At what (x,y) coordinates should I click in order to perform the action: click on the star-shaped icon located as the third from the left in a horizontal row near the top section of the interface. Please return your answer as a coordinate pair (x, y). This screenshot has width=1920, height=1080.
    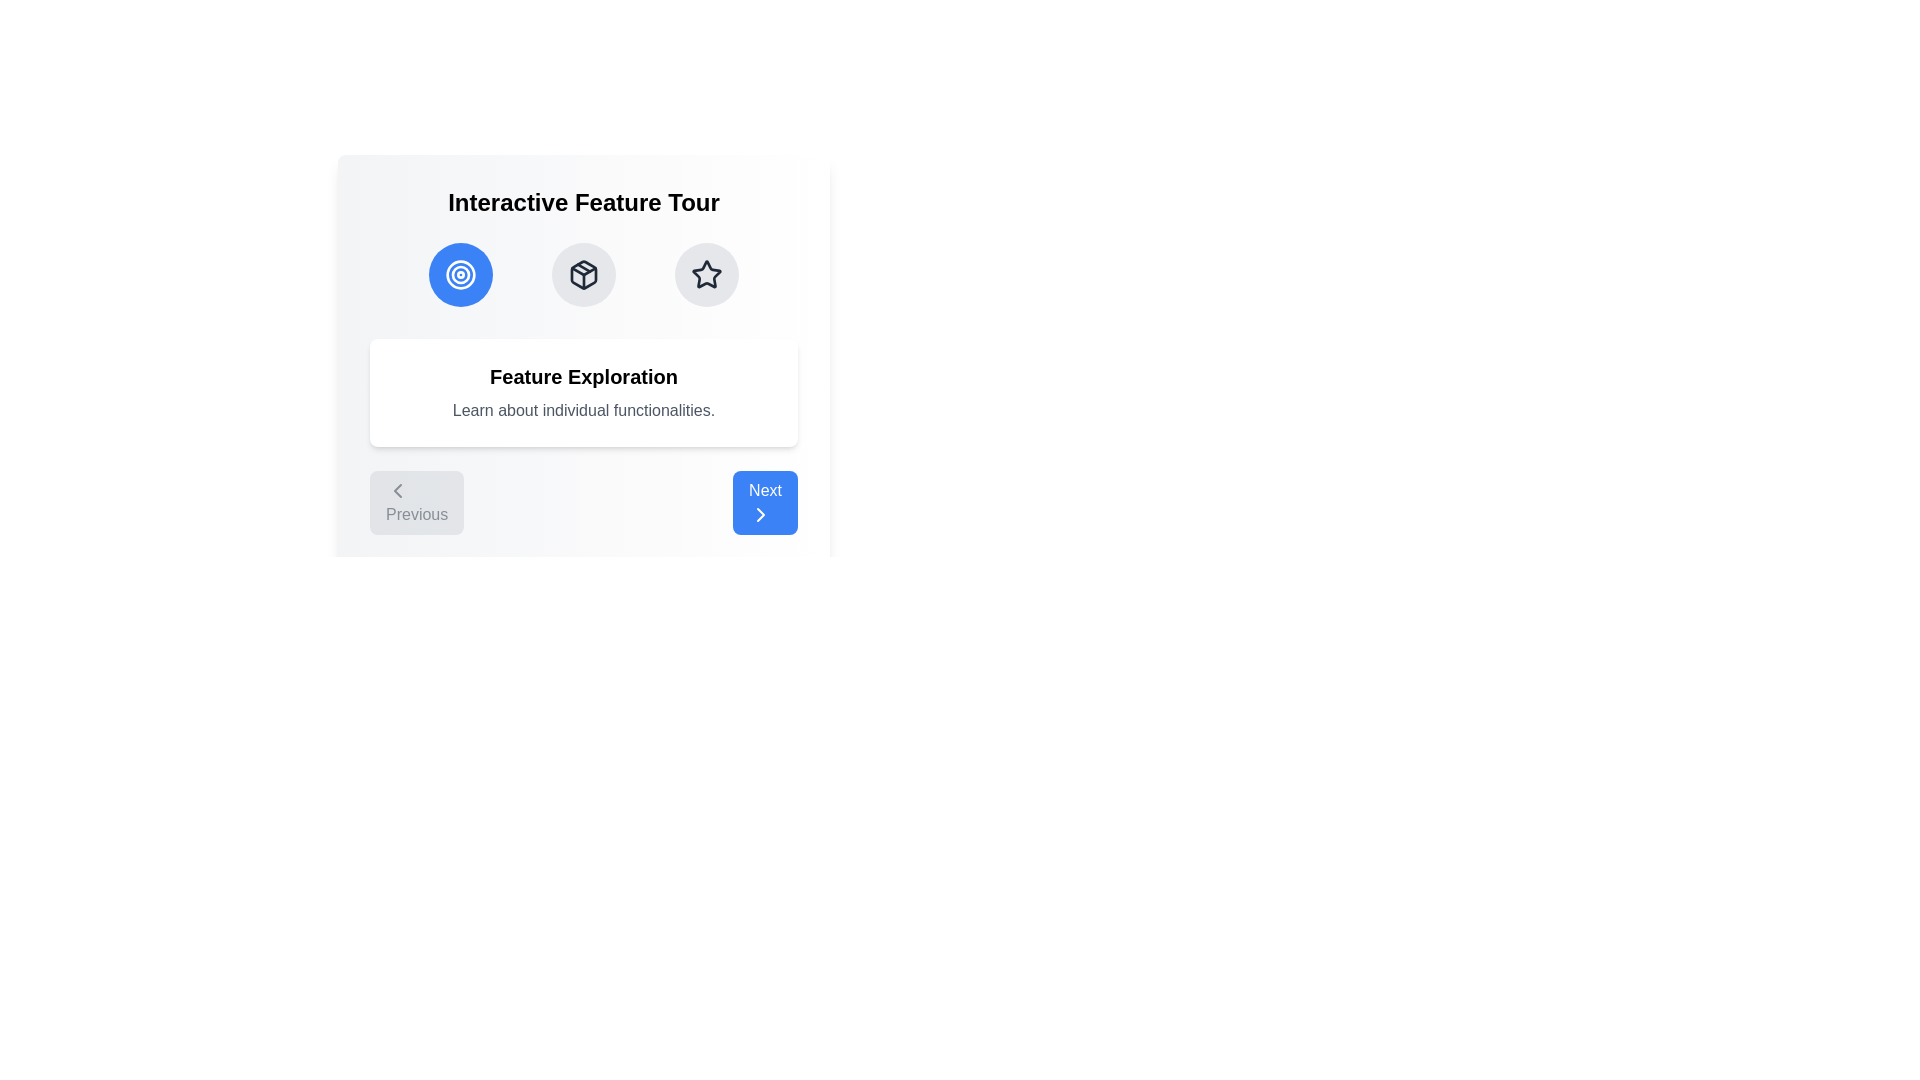
    Looking at the image, I should click on (706, 274).